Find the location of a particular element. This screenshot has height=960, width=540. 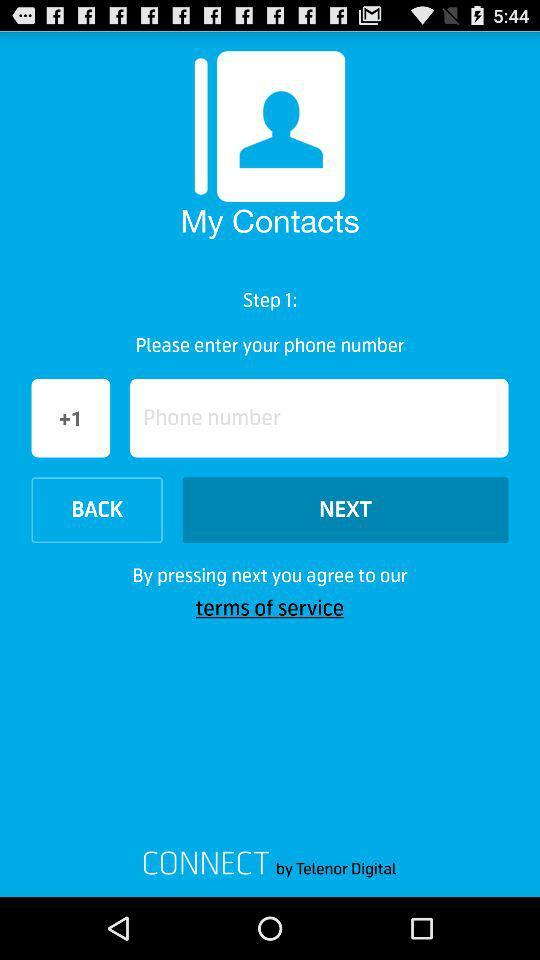

item below by pressing next item is located at coordinates (270, 607).